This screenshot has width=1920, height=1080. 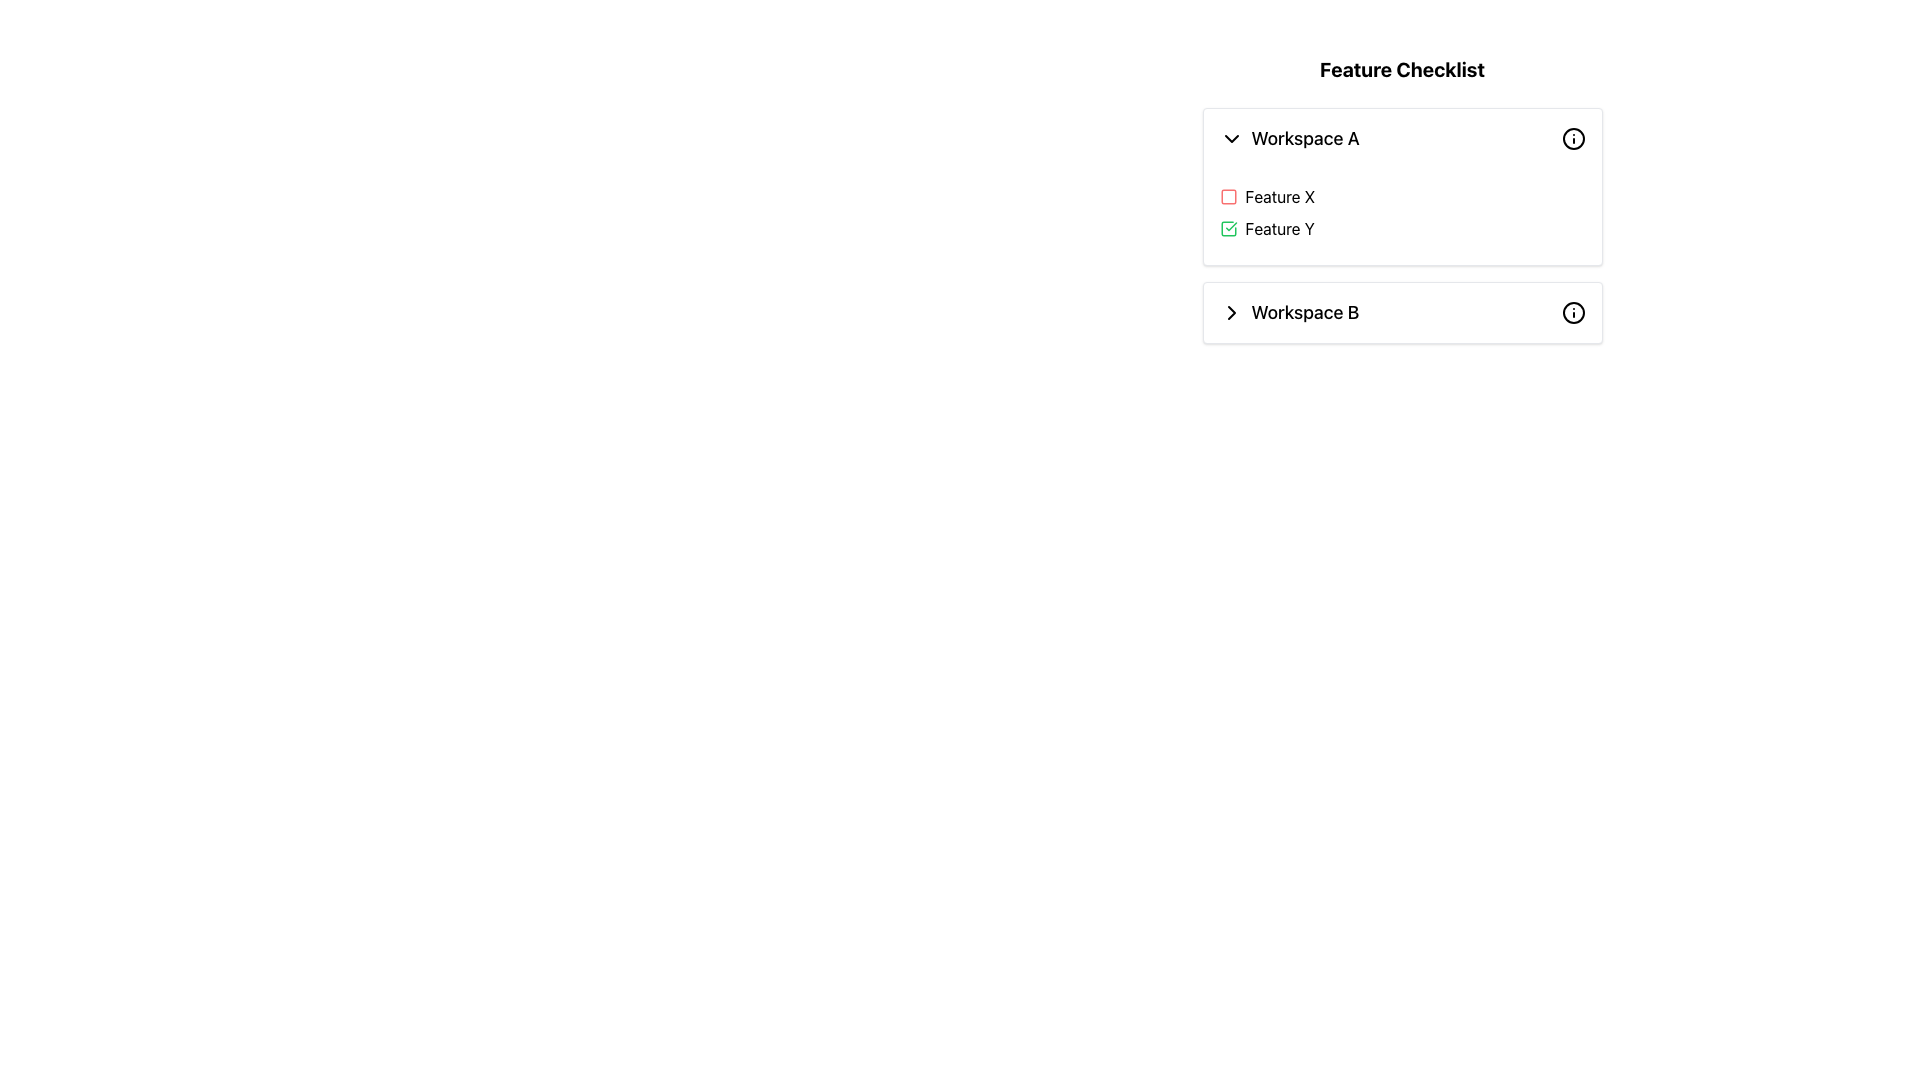 What do you see at coordinates (1230, 312) in the screenshot?
I see `the chevron icon that indicates navigation for 'Workspace B' located towards the leftmost side of its row` at bounding box center [1230, 312].